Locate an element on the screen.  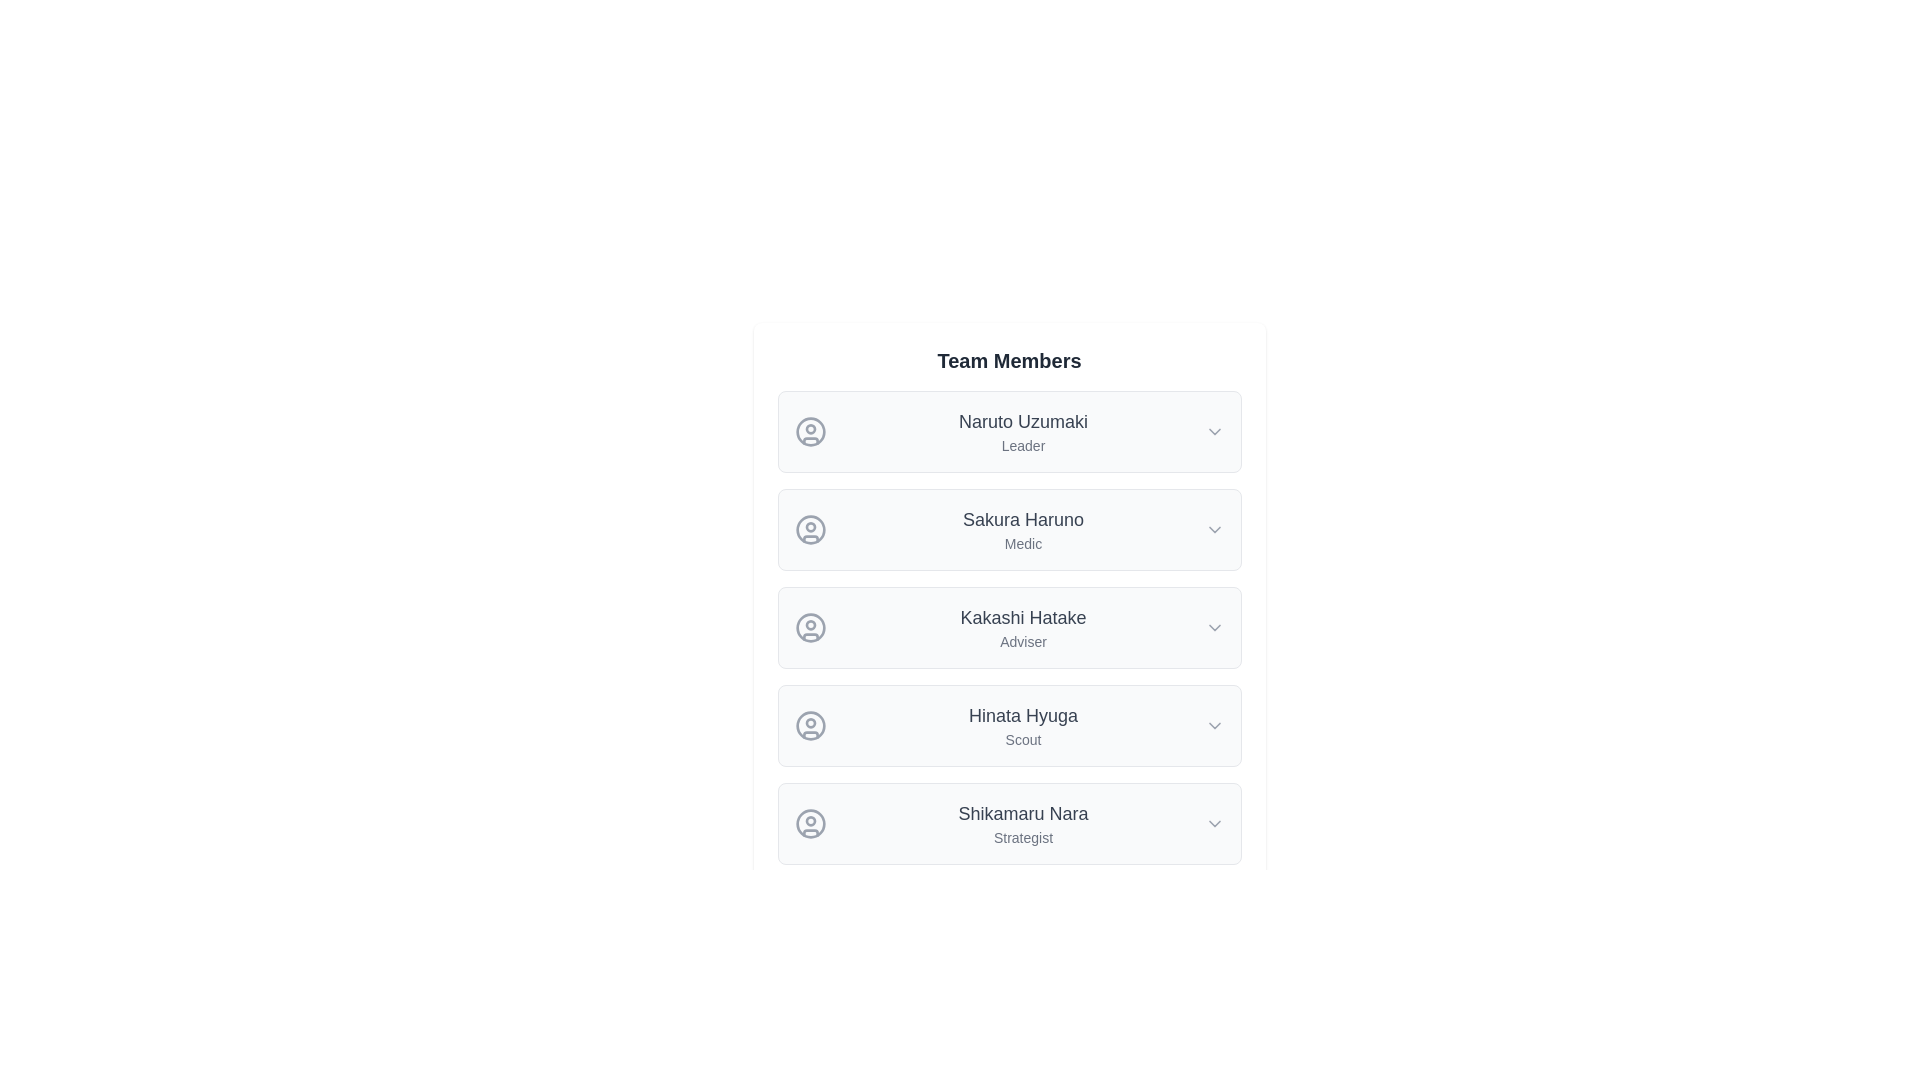
the gray circular border line of the user icon representing 'Hinata Hyuga Scout' is located at coordinates (810, 725).